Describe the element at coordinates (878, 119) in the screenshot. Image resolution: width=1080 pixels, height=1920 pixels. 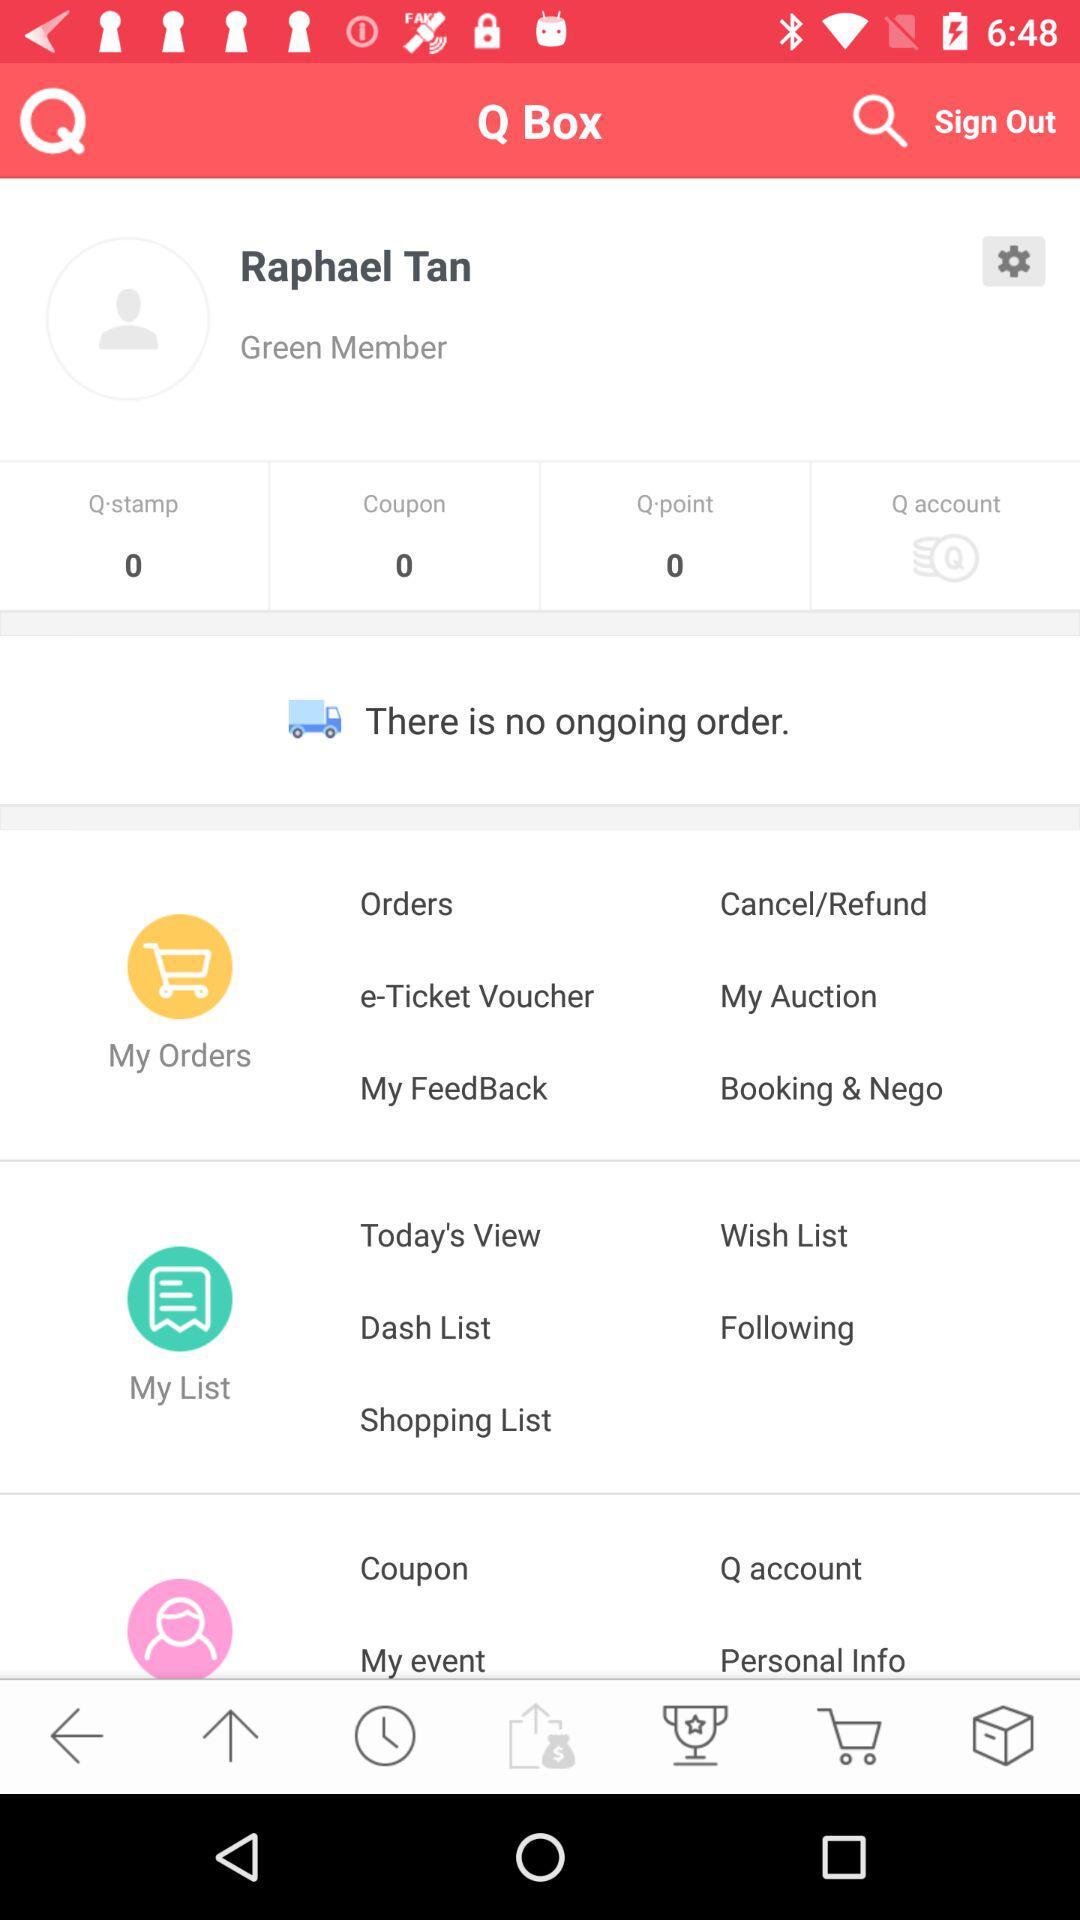
I see `search` at that location.